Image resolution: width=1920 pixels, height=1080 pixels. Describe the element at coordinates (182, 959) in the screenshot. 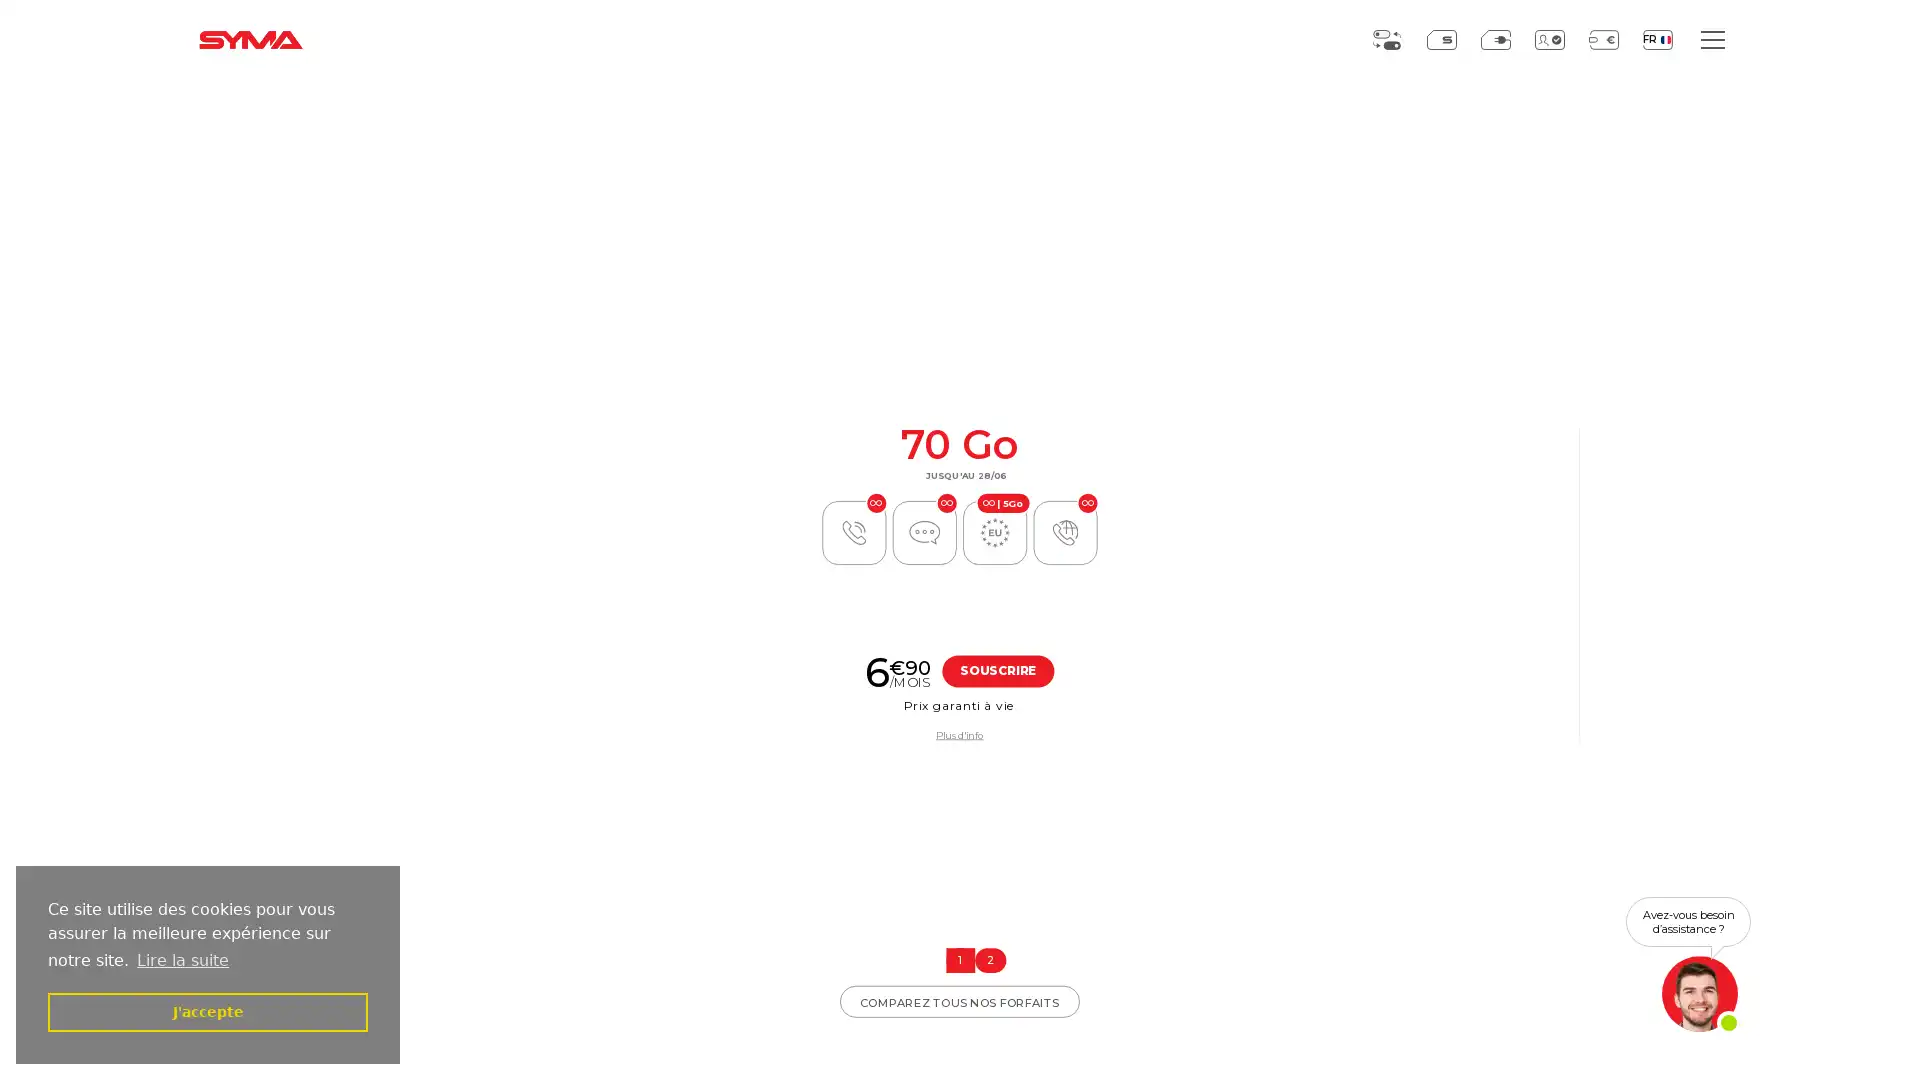

I see `learn more about cookies` at that location.